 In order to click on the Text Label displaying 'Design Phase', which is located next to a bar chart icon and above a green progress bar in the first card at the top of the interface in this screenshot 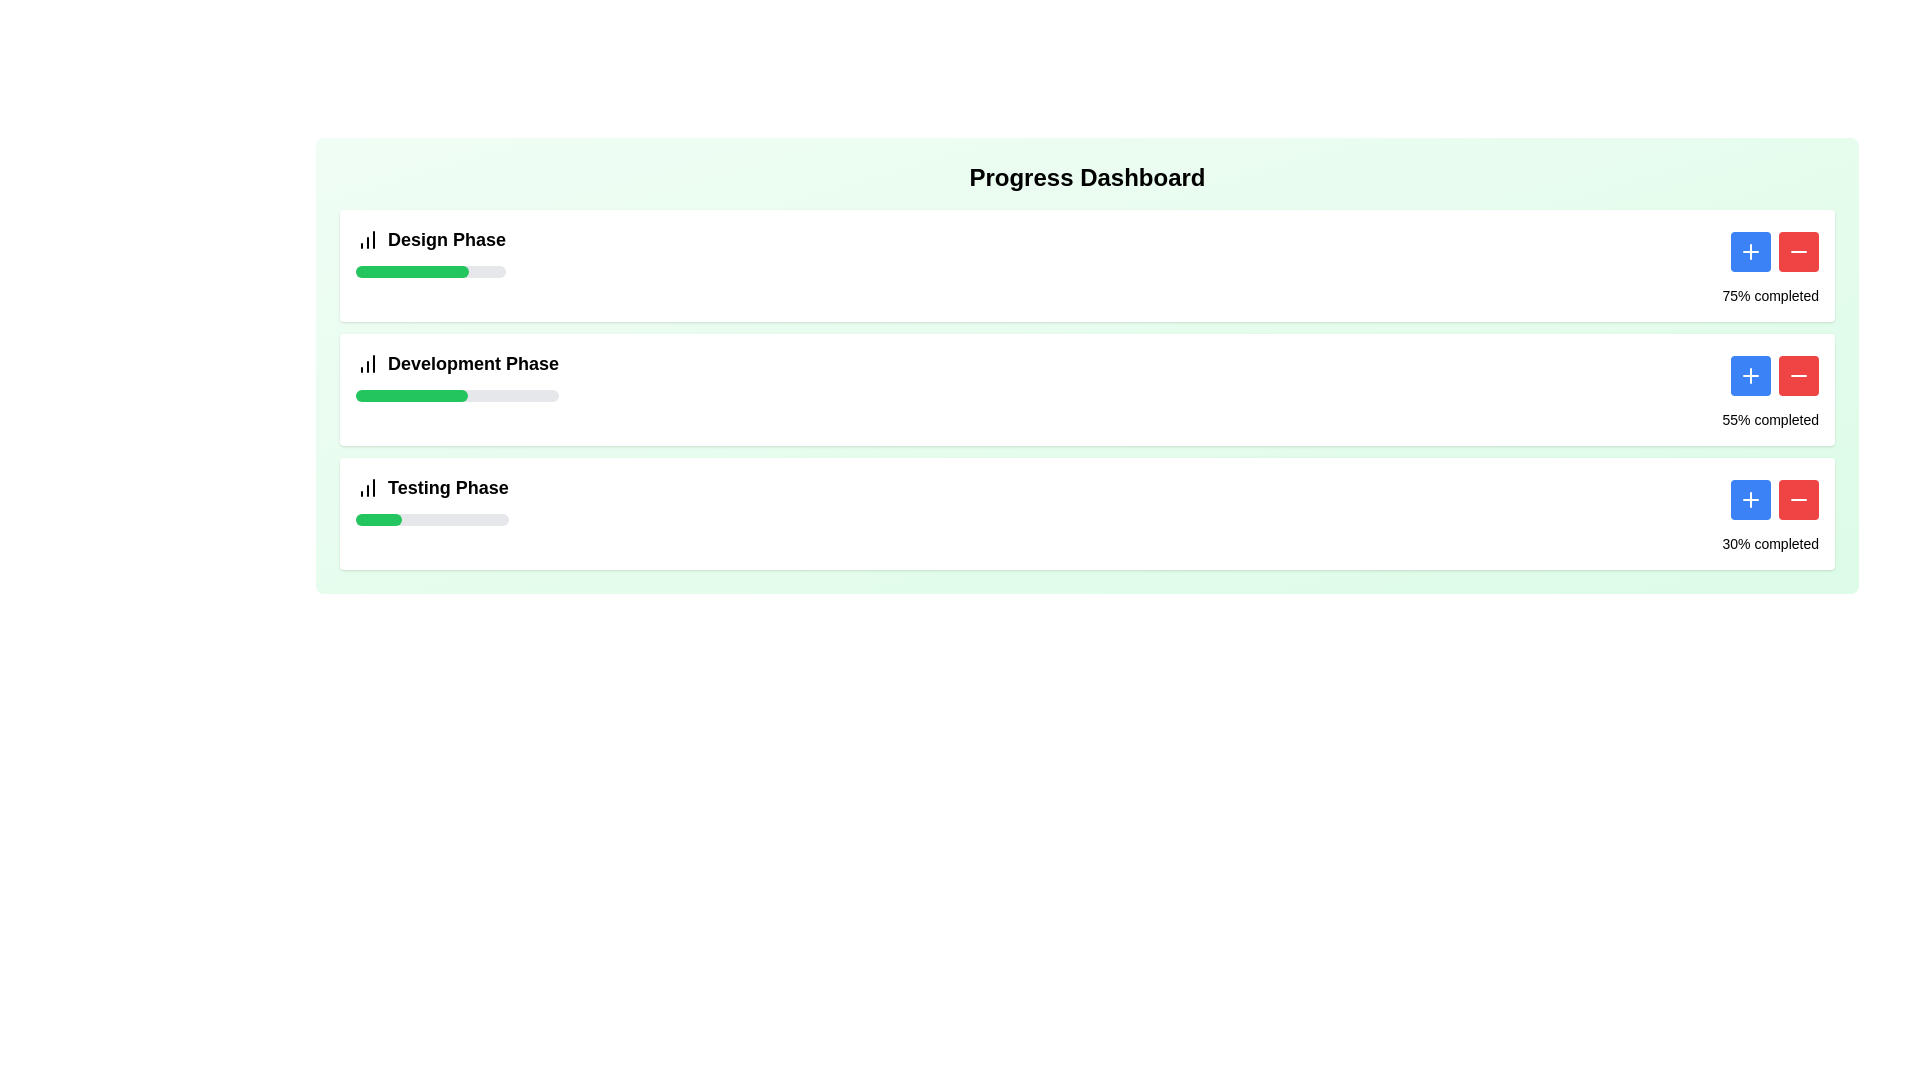, I will do `click(430, 250)`.